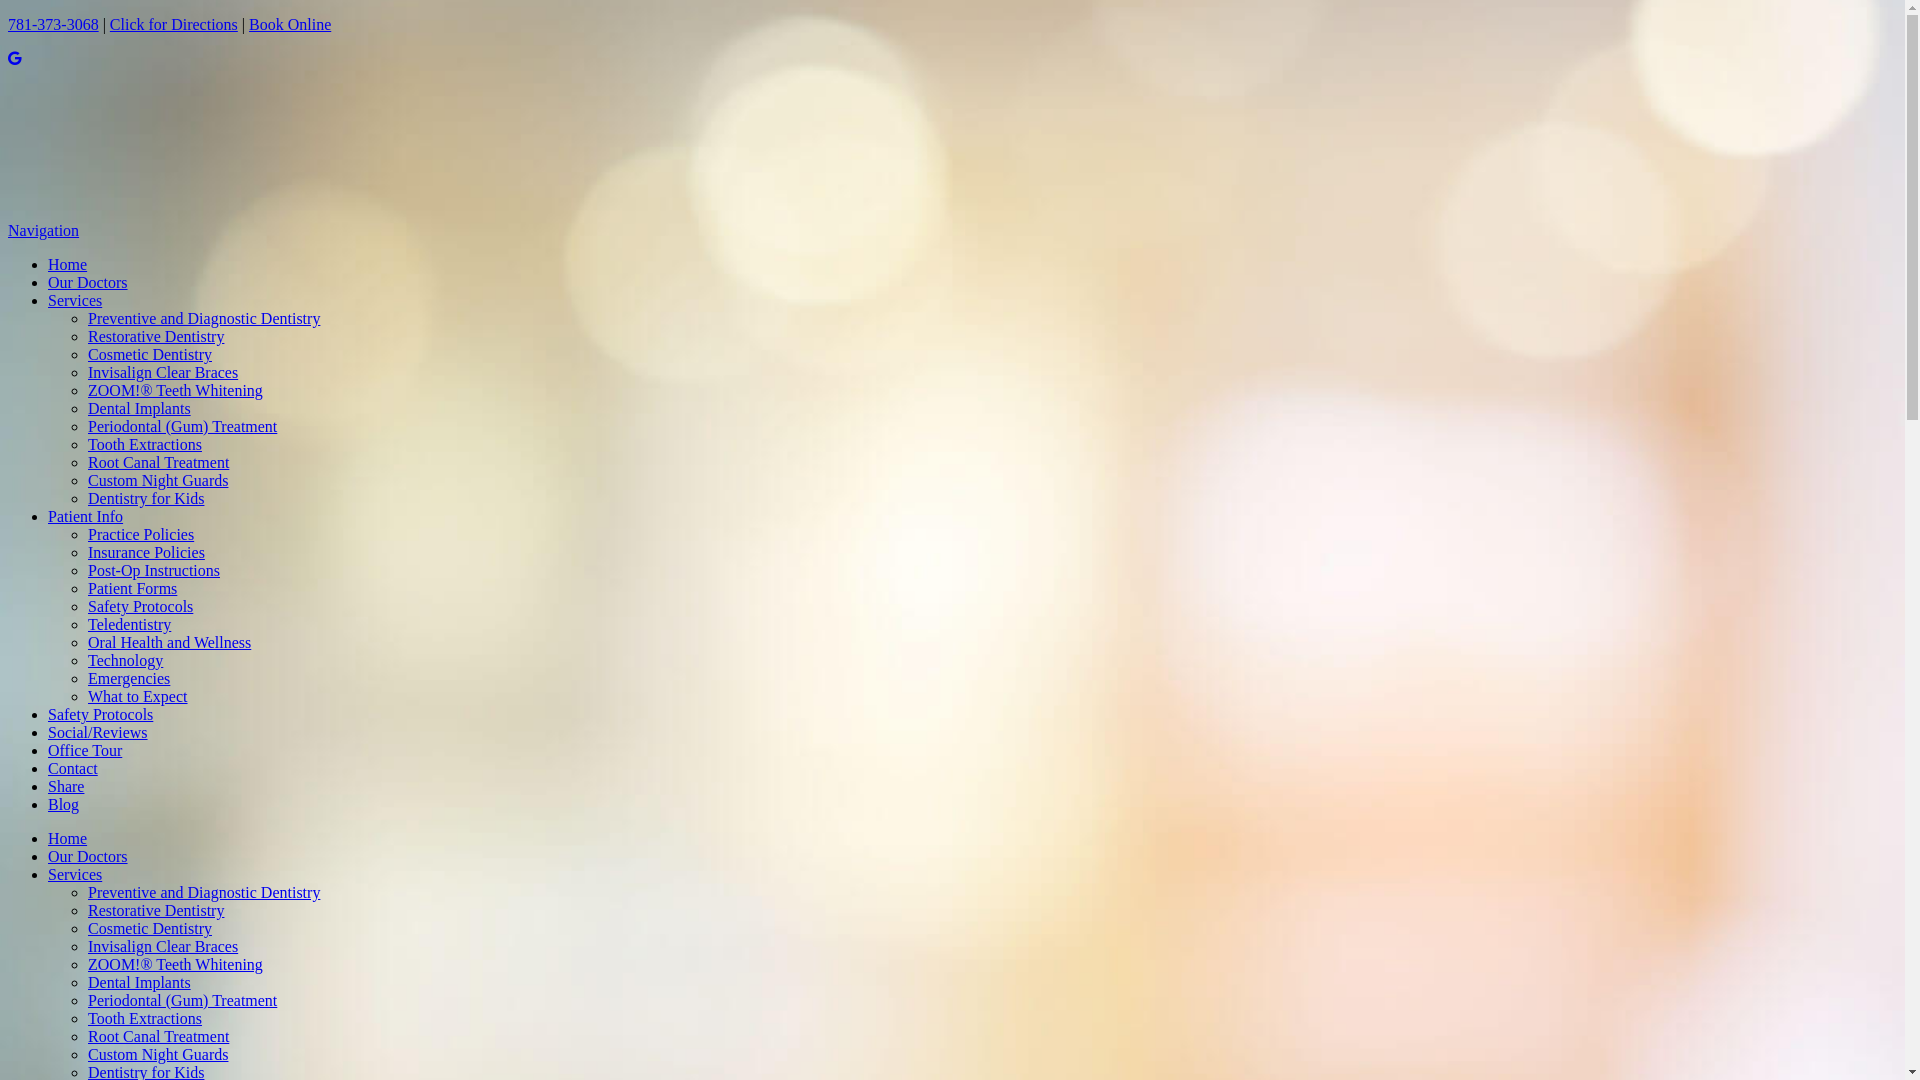 This screenshot has width=1920, height=1080. What do you see at coordinates (48, 767) in the screenshot?
I see `'Contact'` at bounding box center [48, 767].